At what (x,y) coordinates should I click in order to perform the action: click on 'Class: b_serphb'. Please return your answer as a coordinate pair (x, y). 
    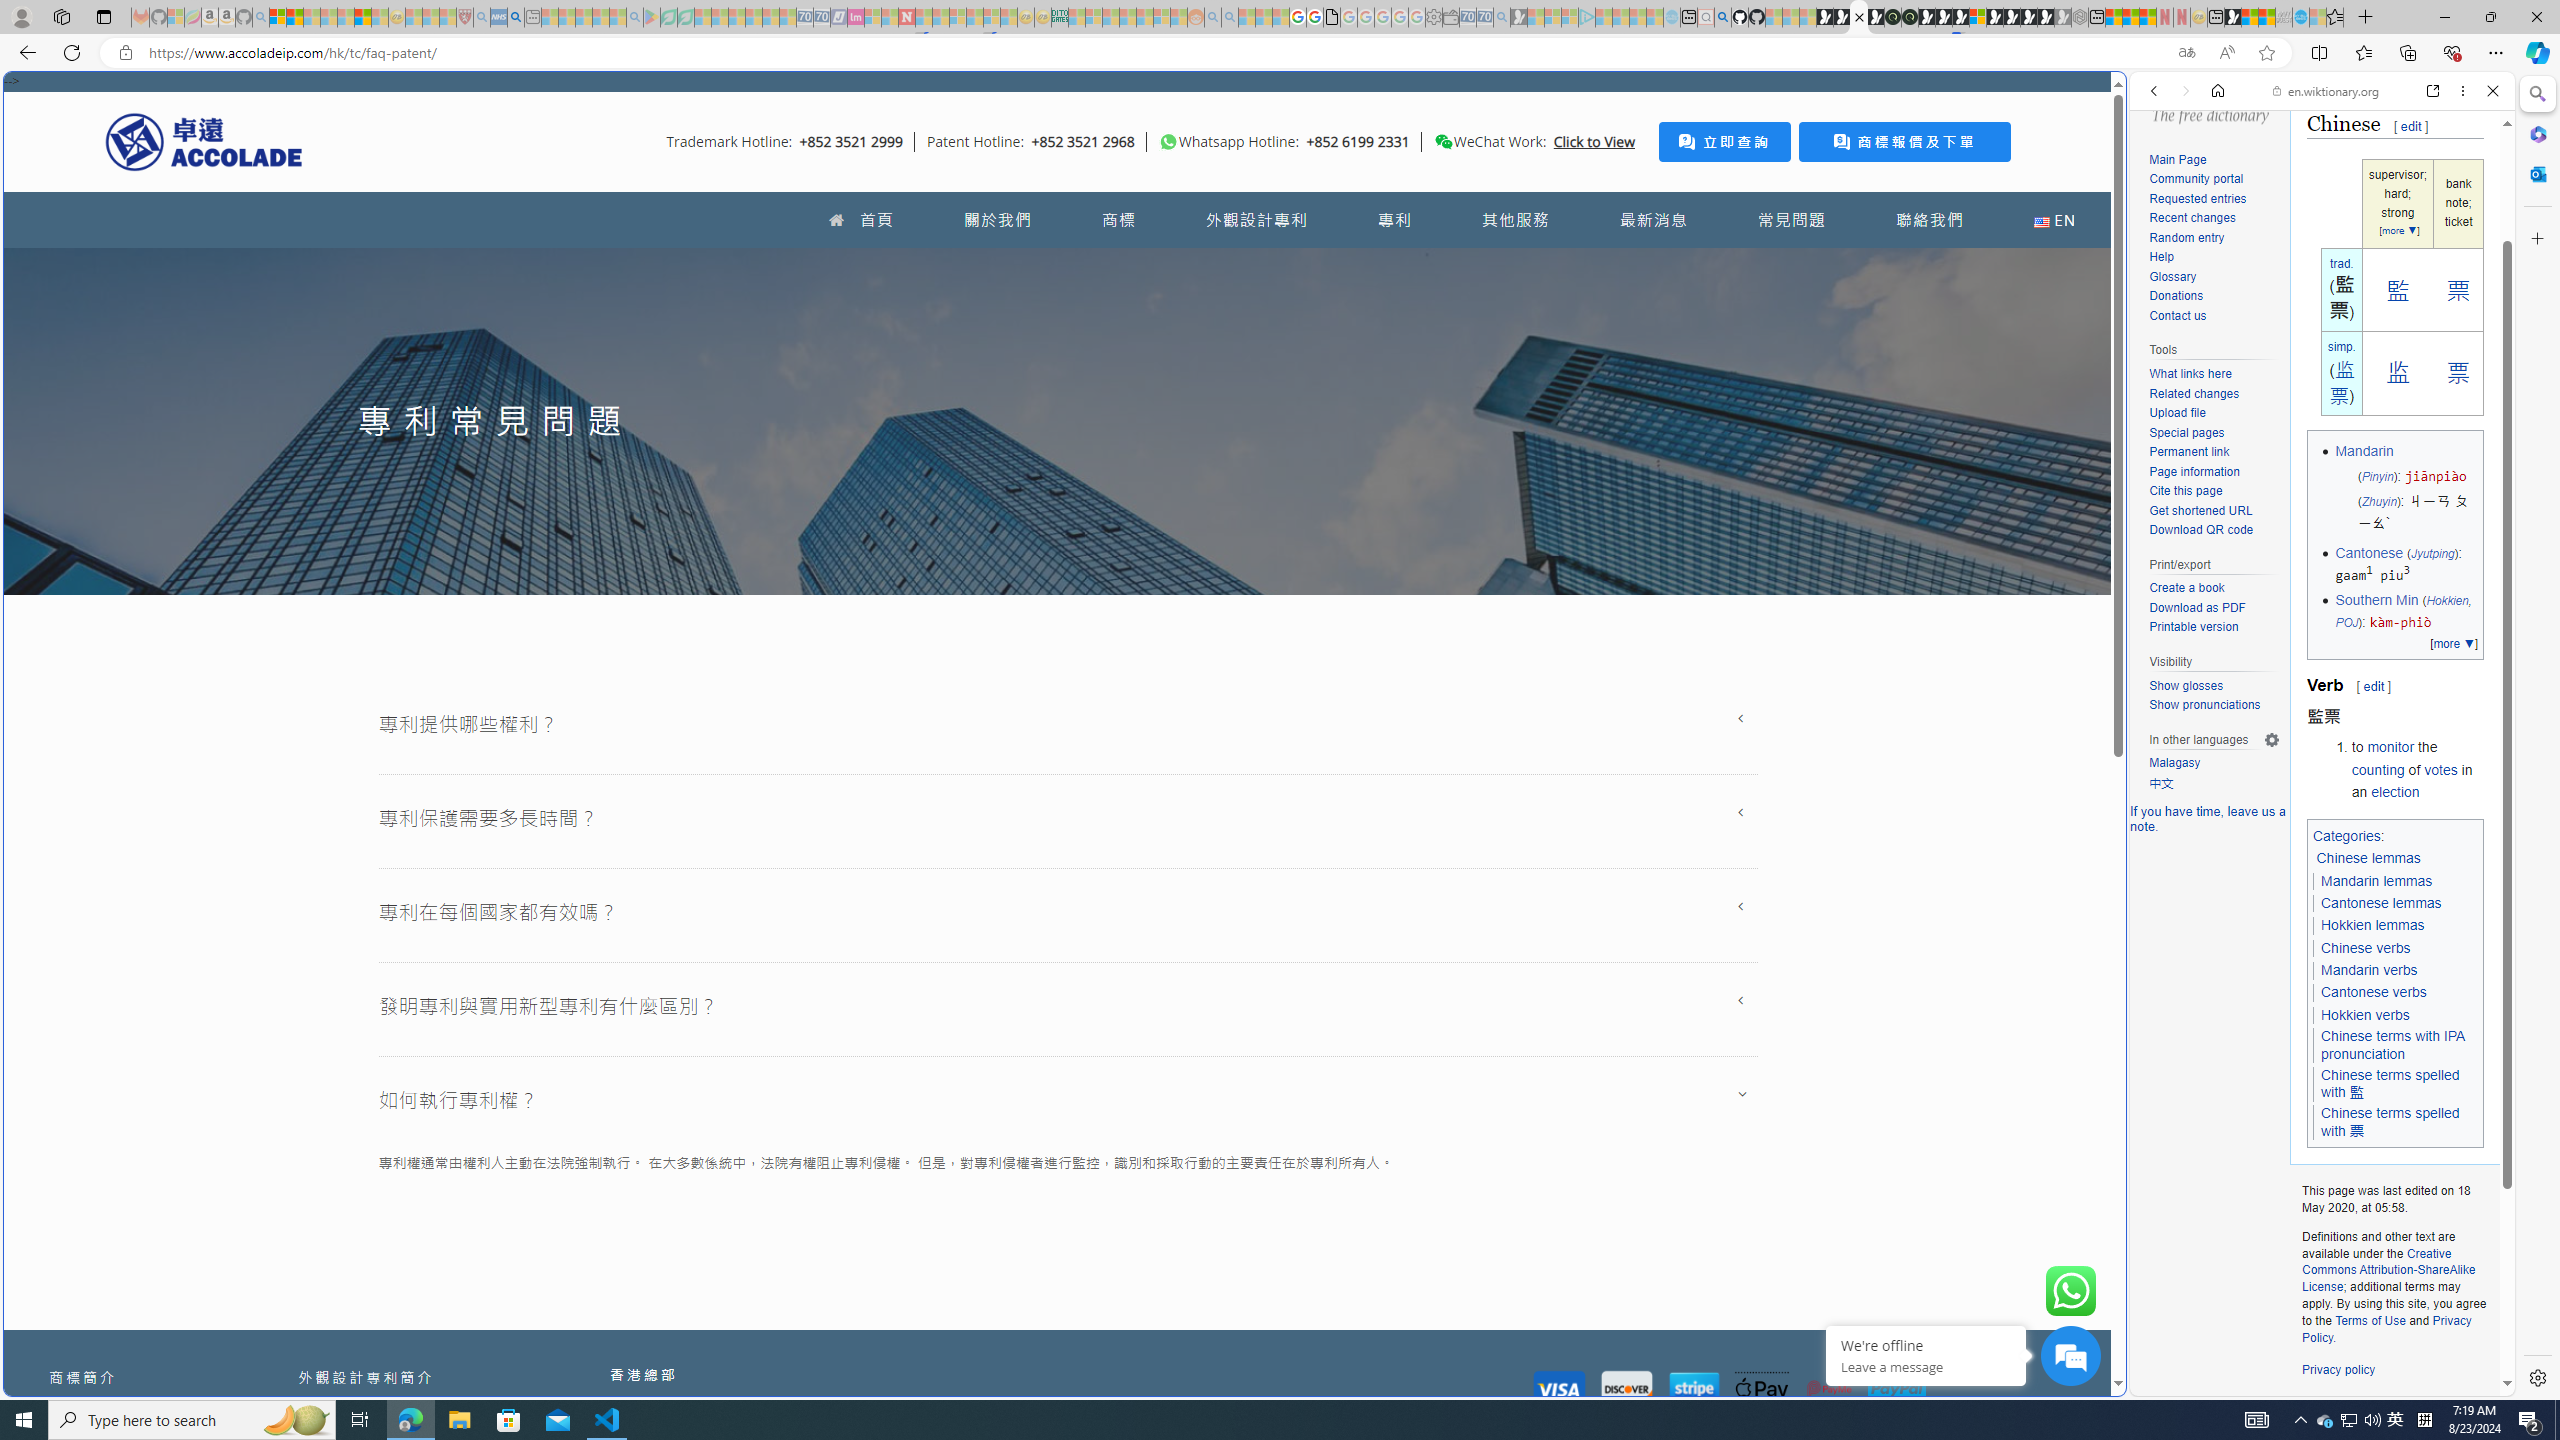
    Looking at the image, I should click on (2470, 229).